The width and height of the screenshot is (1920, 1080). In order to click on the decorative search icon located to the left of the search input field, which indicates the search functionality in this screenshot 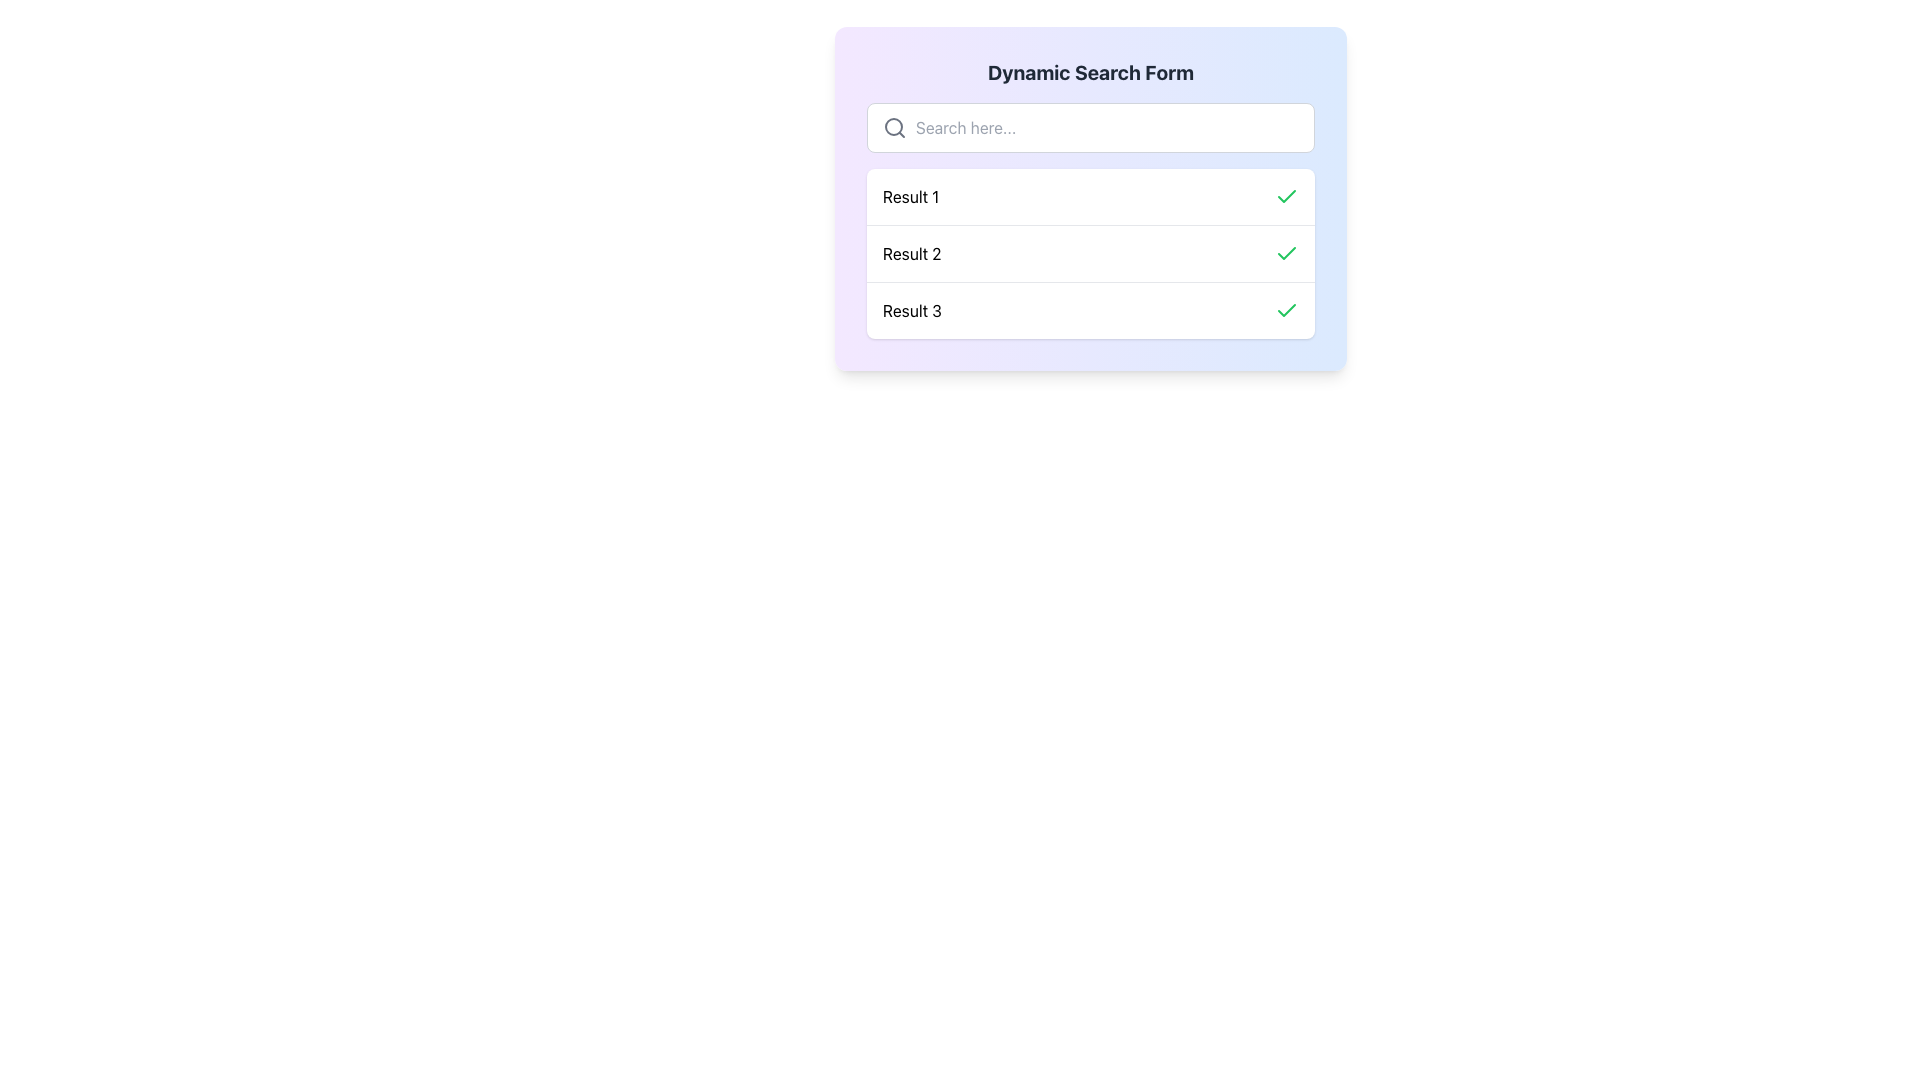, I will do `click(893, 127)`.